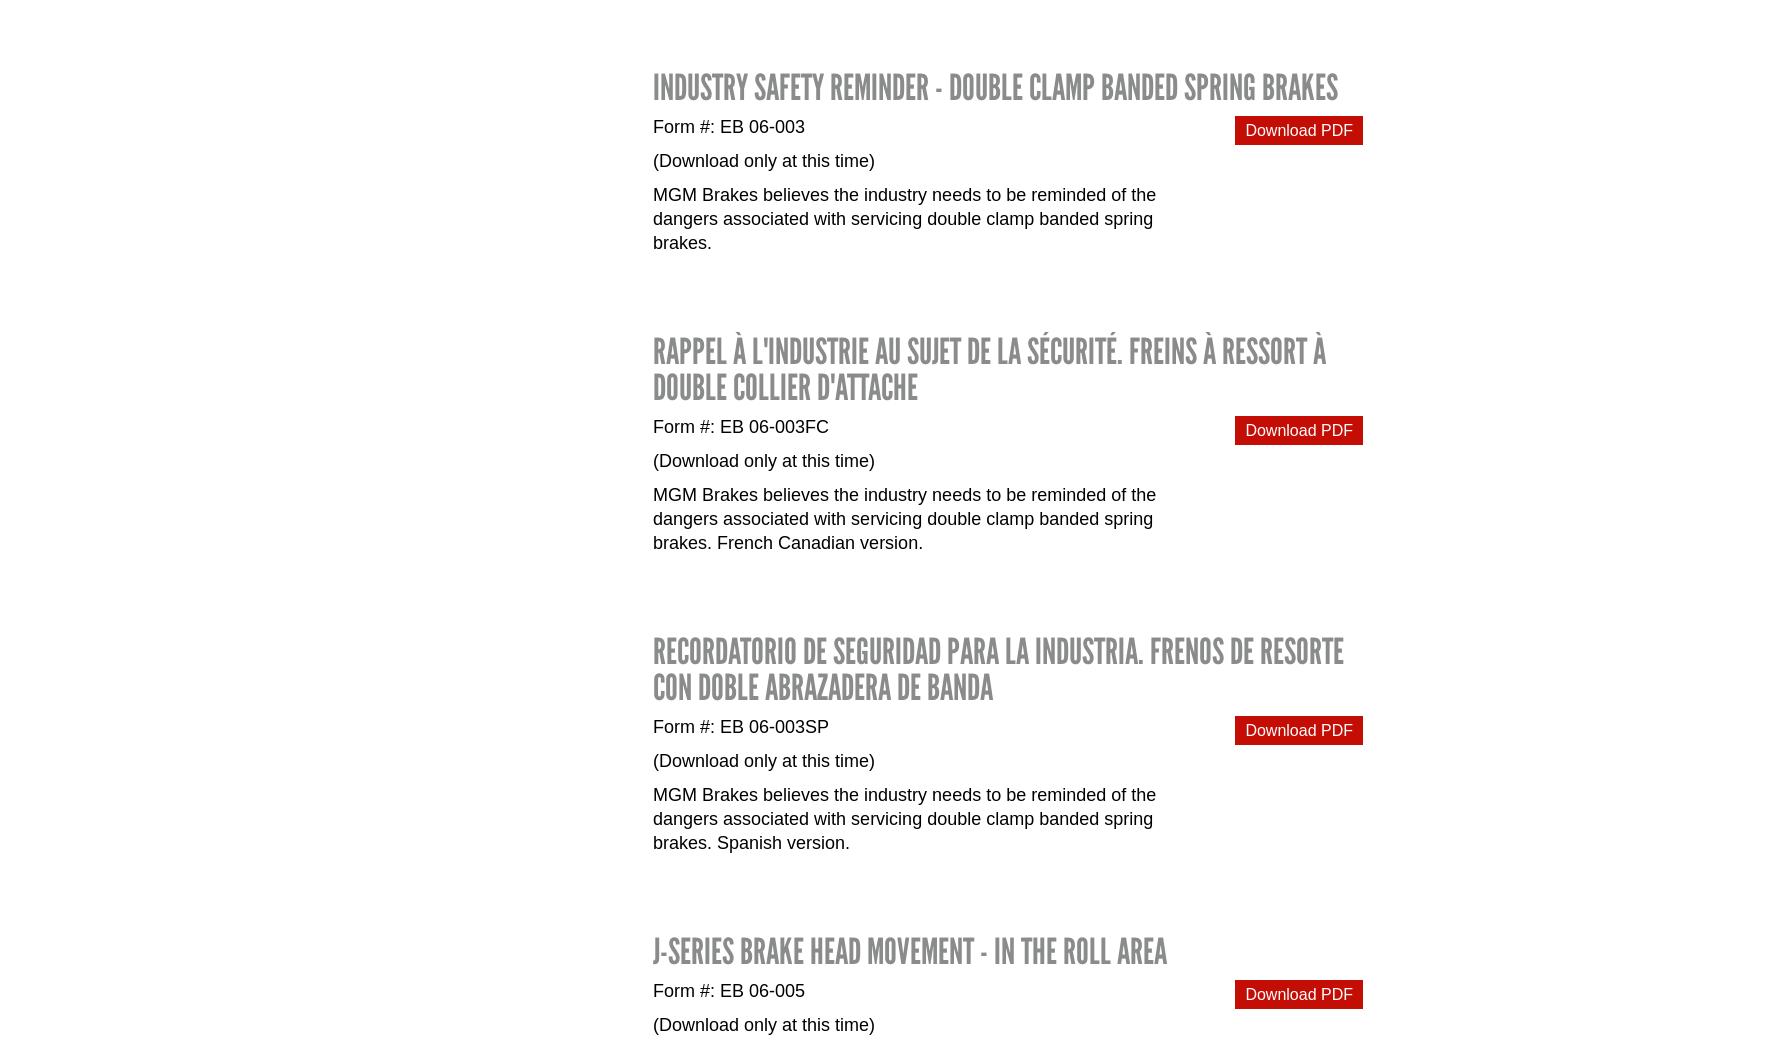 The image size is (1786, 1044). What do you see at coordinates (652, 219) in the screenshot?
I see `'MGM Brakes believes the industry needs to be reminded of the dangers associated with servicing double clamp banded spring brakes.'` at bounding box center [652, 219].